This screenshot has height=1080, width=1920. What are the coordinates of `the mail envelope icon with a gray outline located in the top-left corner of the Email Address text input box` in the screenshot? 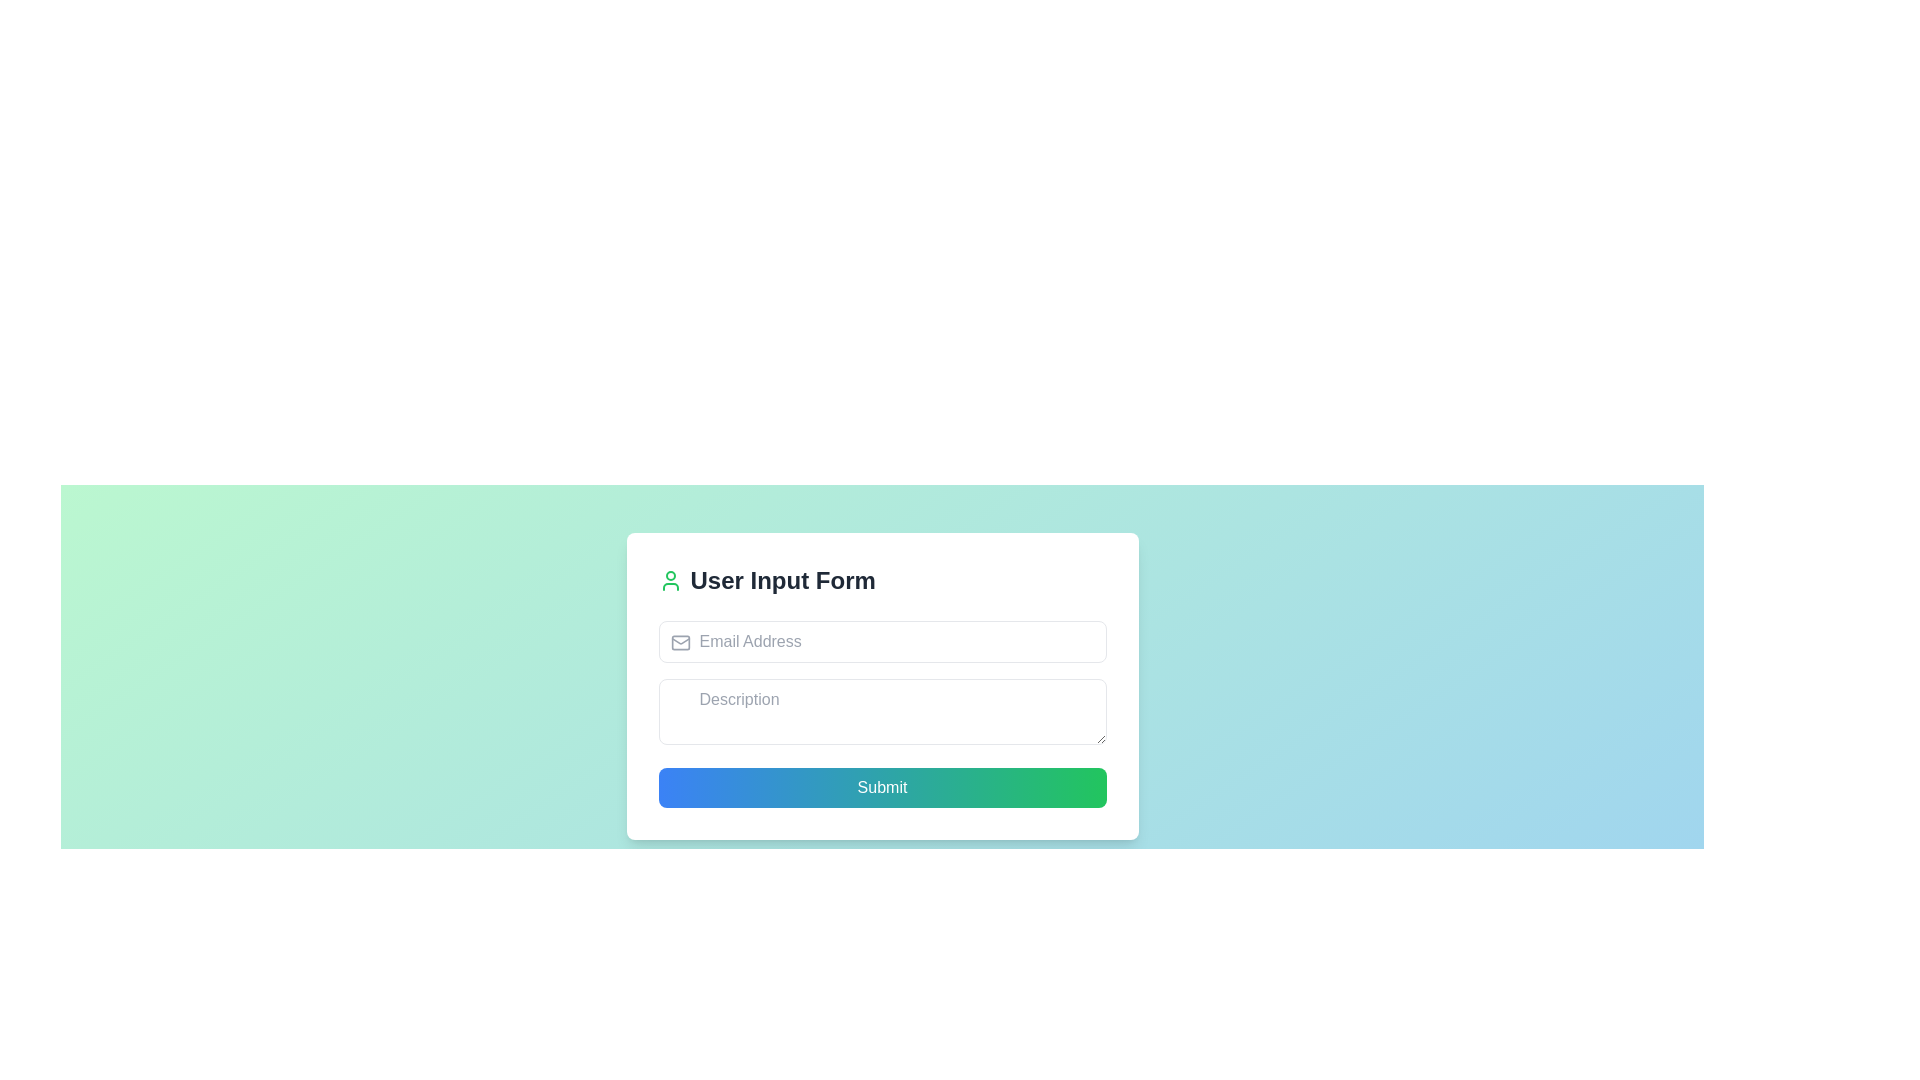 It's located at (680, 643).